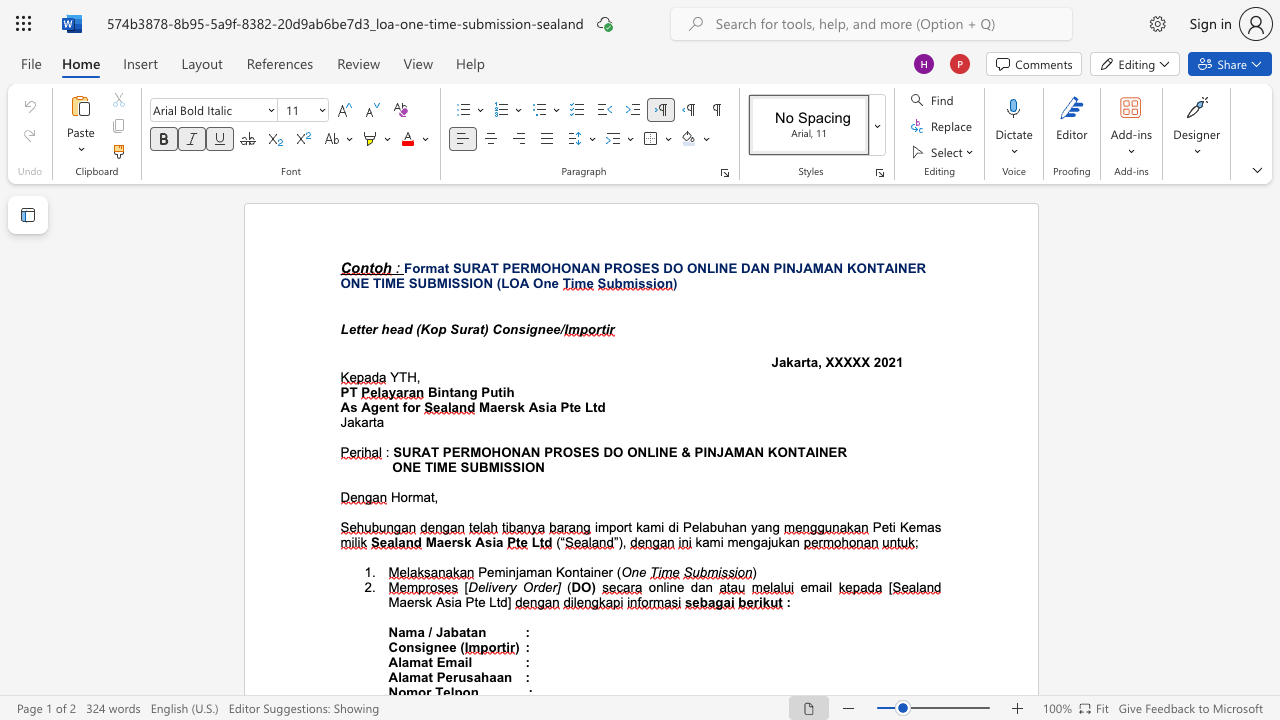 This screenshot has height=720, width=1280. What do you see at coordinates (436, 392) in the screenshot?
I see `the subset text "intan" within the text "Bintang Putih"` at bounding box center [436, 392].